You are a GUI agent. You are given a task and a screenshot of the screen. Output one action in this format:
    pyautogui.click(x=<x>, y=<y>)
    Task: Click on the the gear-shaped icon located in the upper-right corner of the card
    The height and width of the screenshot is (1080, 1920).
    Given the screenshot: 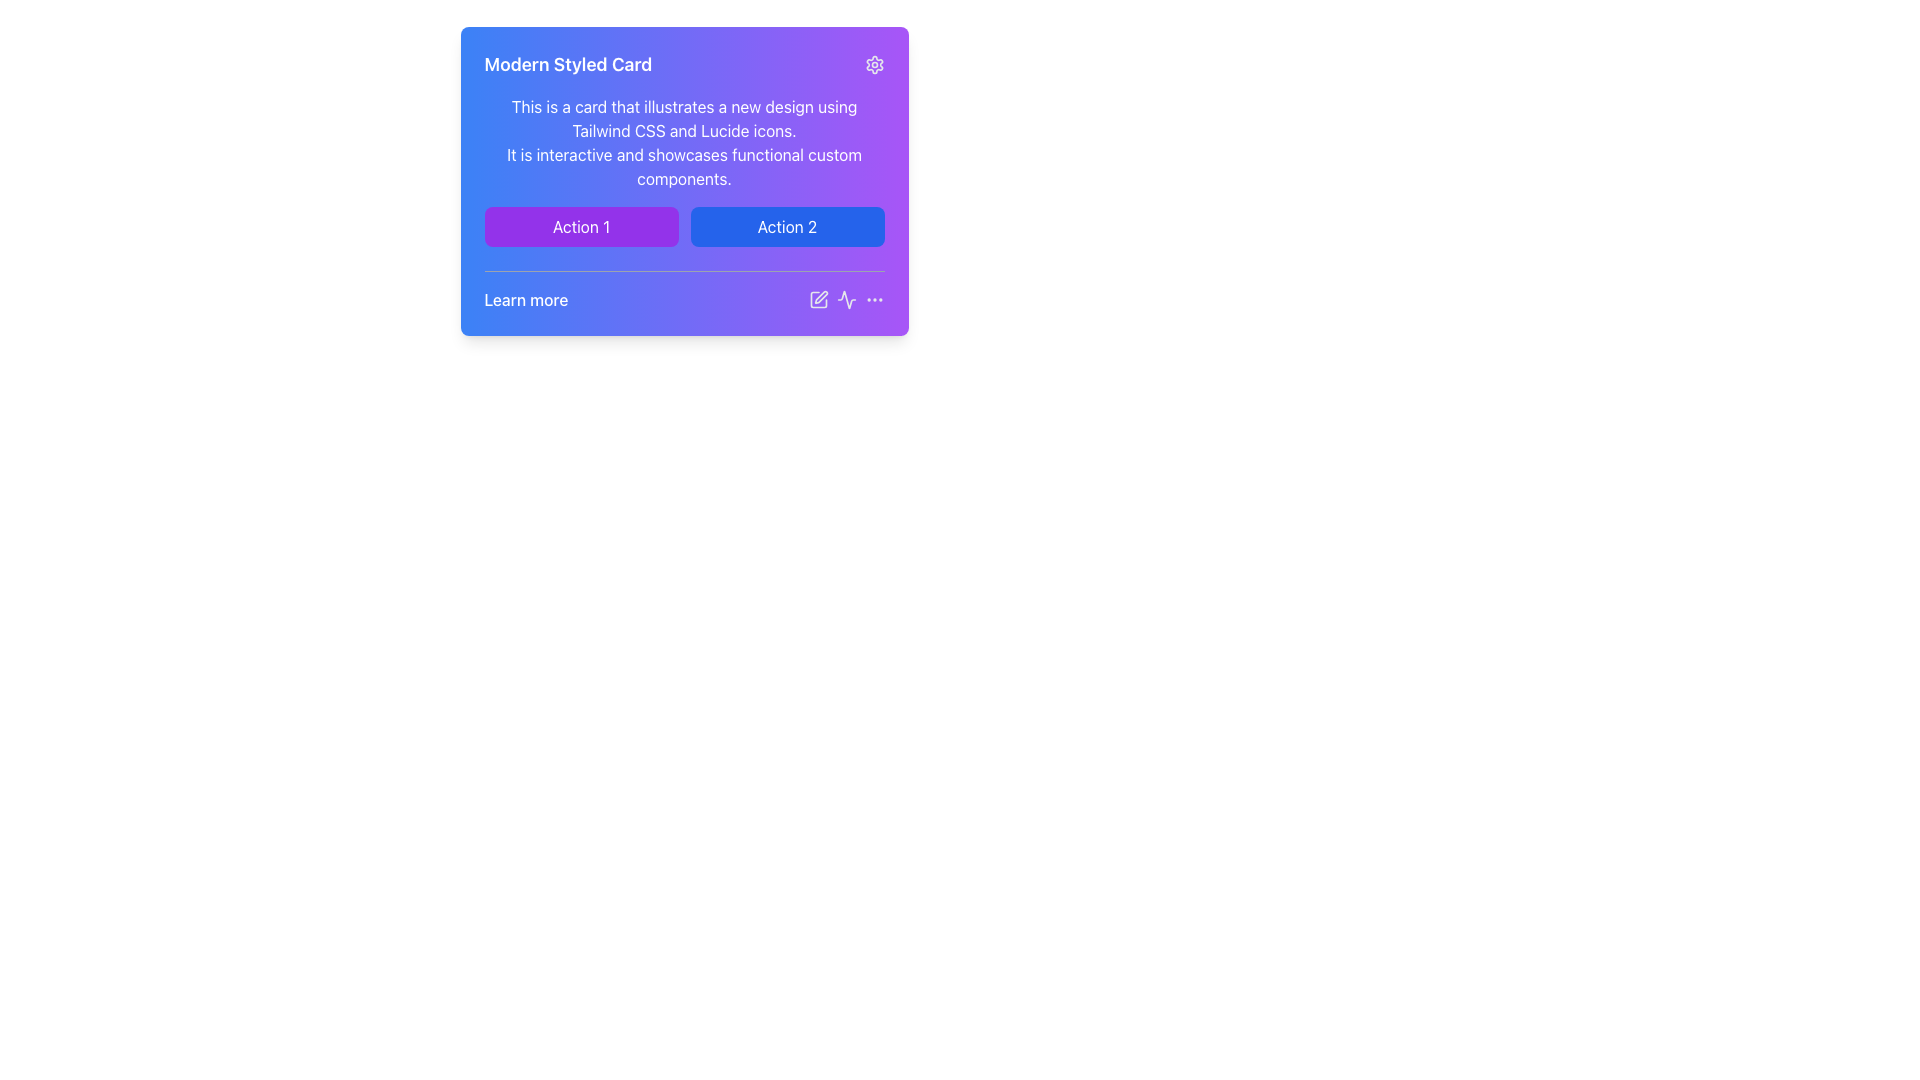 What is the action you would take?
    pyautogui.click(x=874, y=64)
    